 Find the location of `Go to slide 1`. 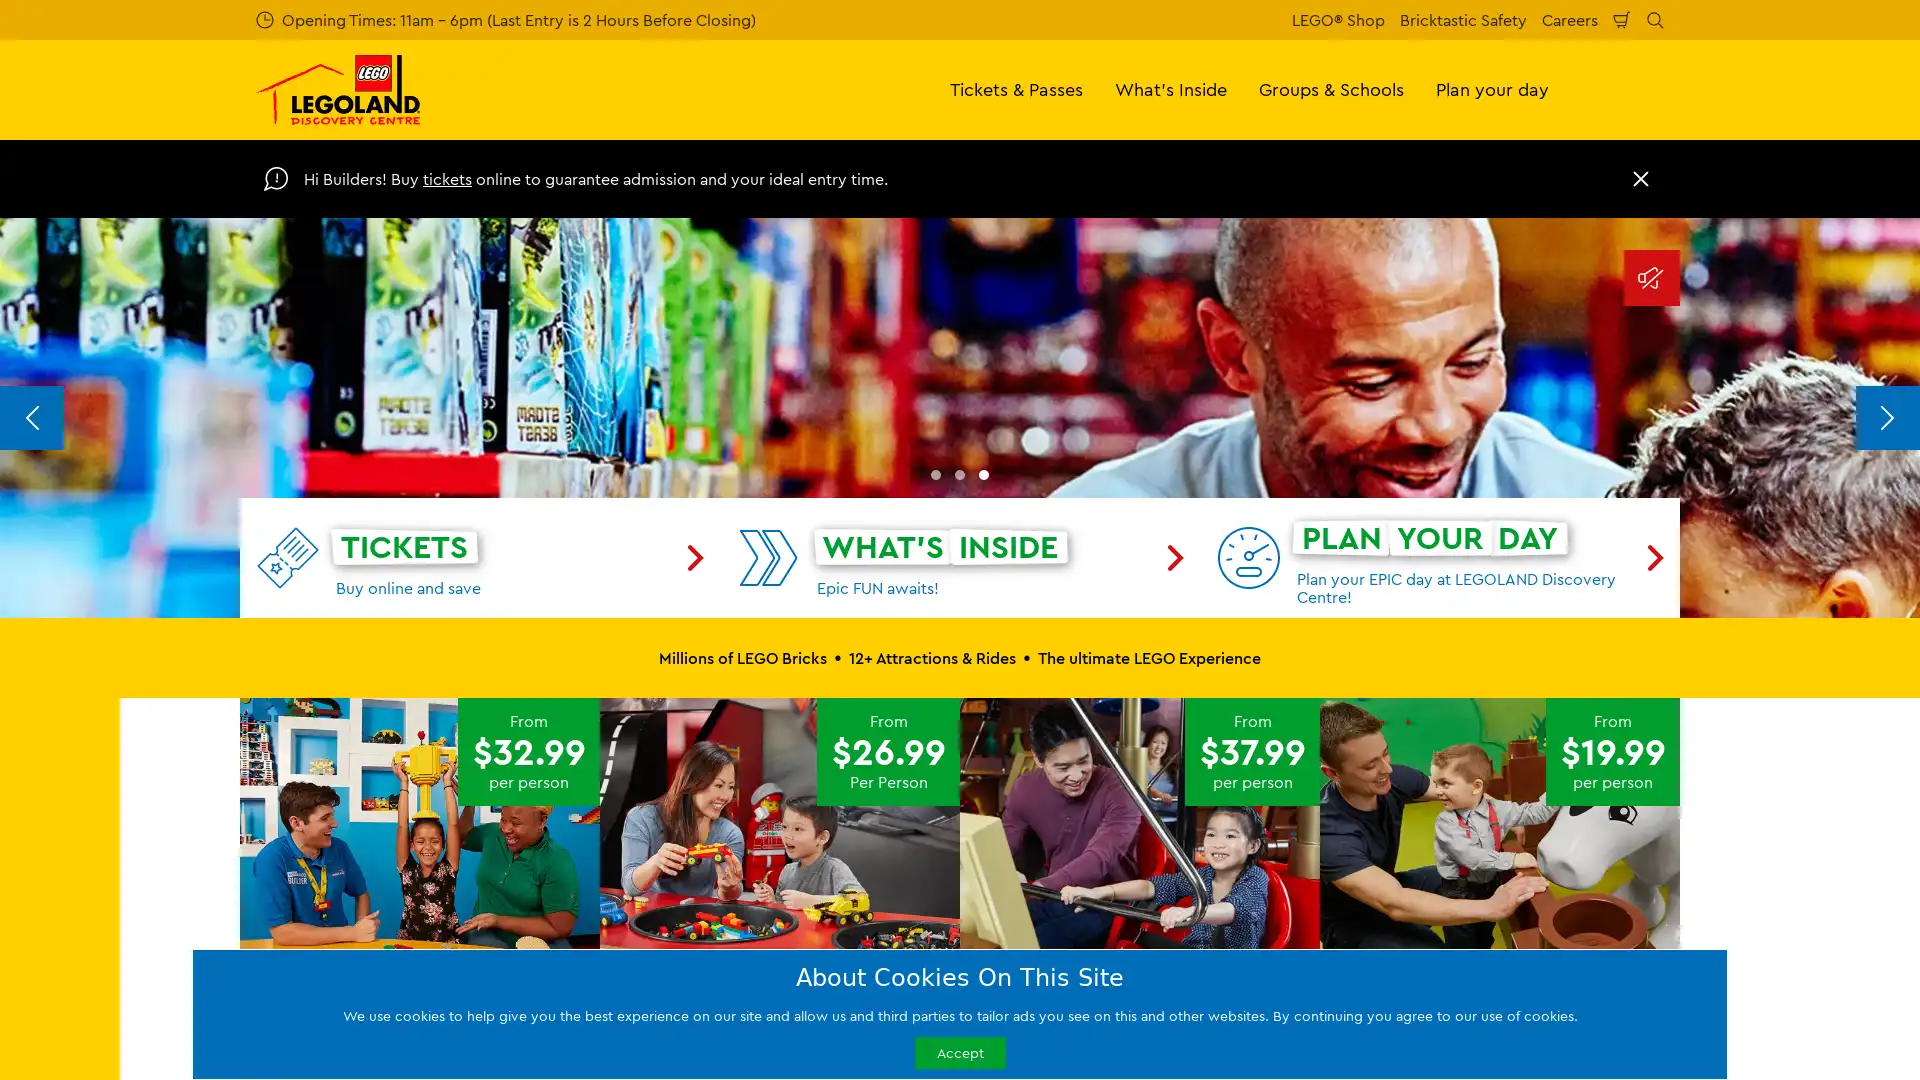

Go to slide 1 is located at coordinates (935, 852).